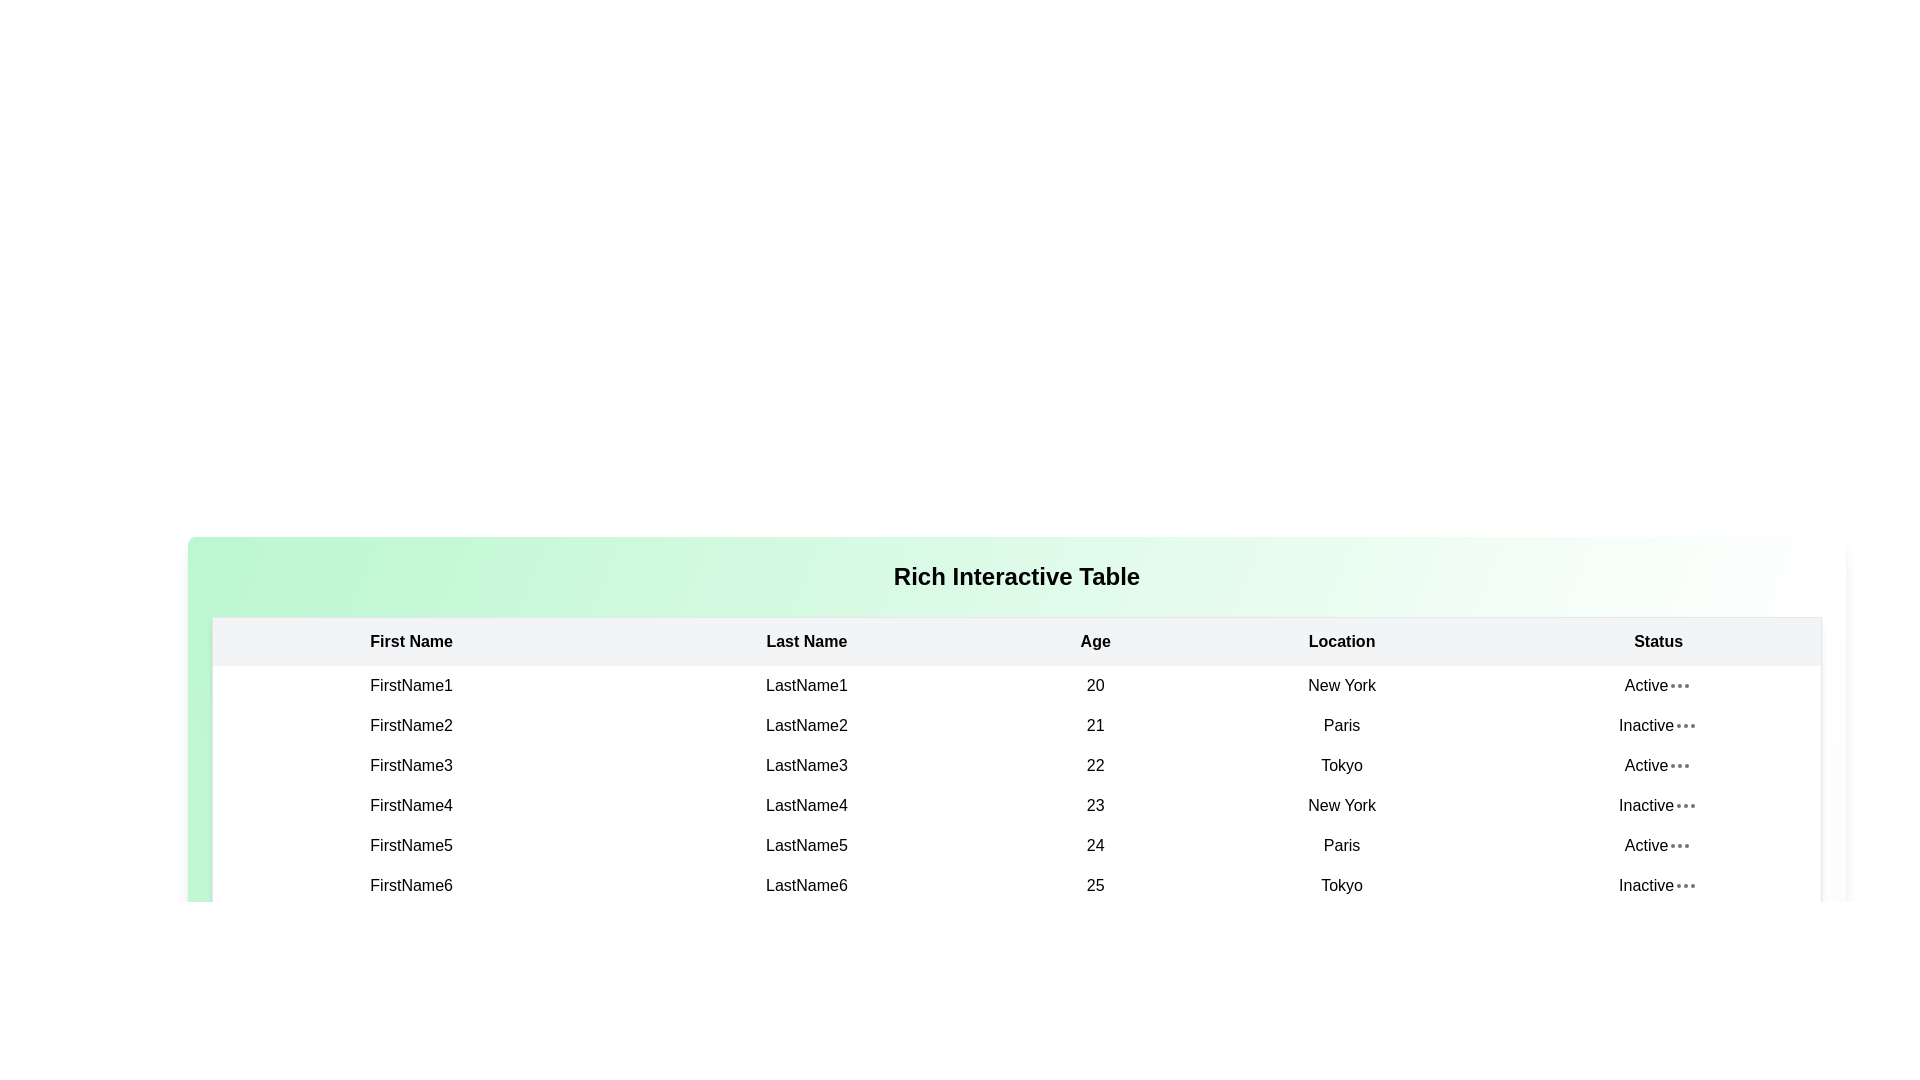 The image size is (1920, 1080). I want to click on the ellipsis menu for the row with status Active, so click(1680, 685).